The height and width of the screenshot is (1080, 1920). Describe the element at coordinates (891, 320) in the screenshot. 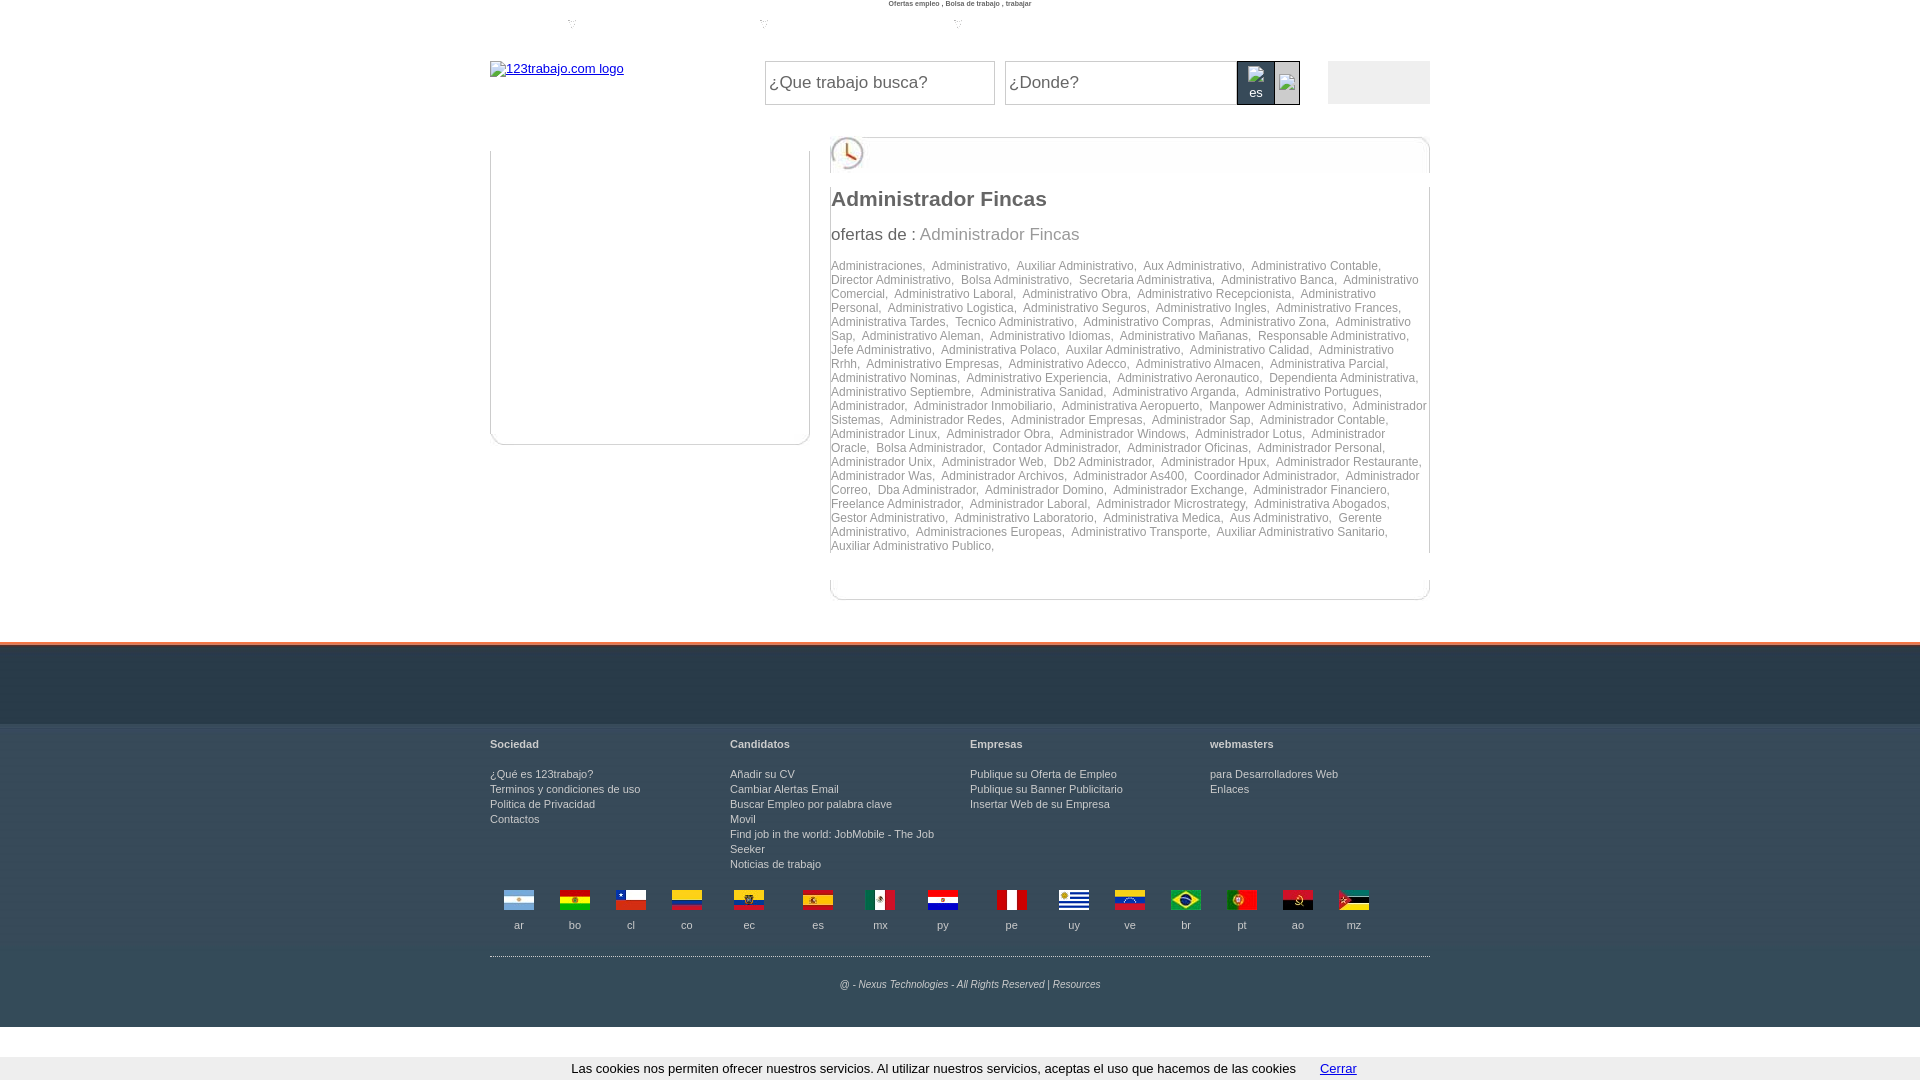

I see `'Administrativa Tardes, '` at that location.